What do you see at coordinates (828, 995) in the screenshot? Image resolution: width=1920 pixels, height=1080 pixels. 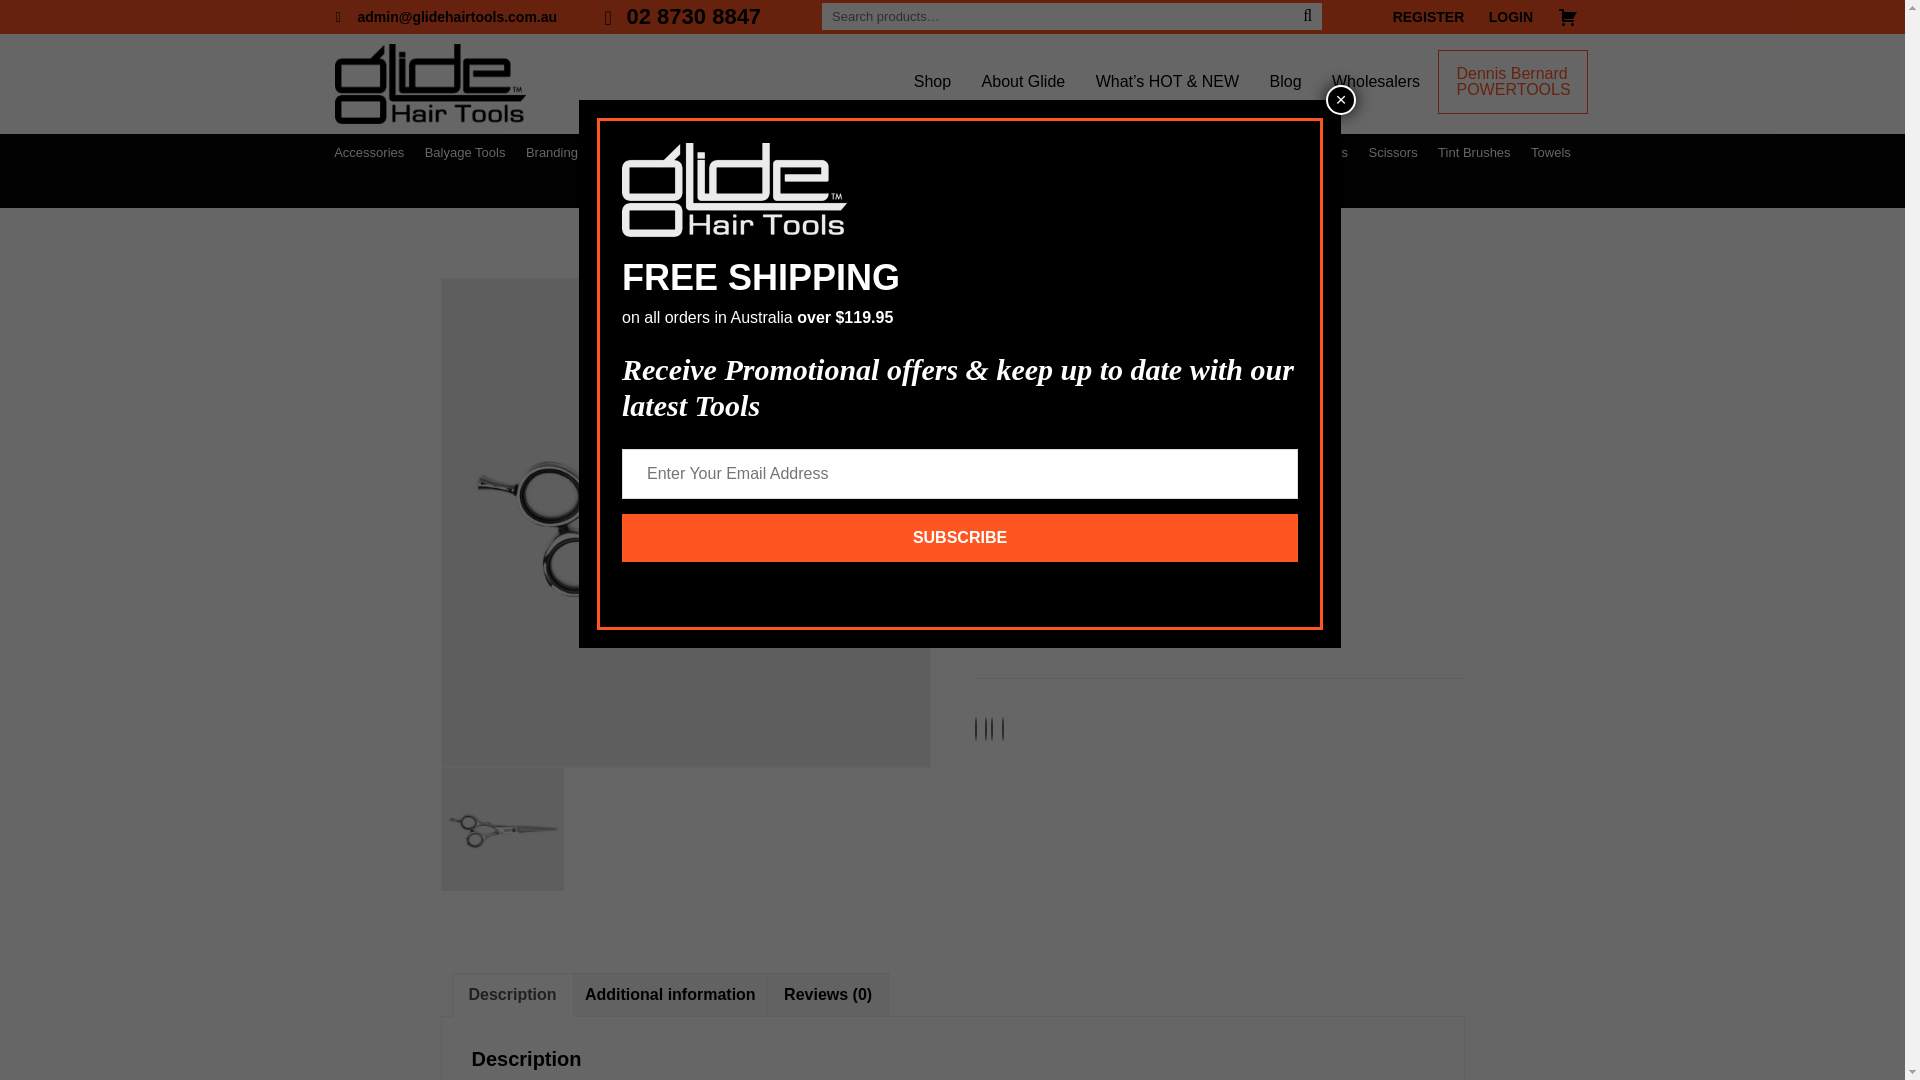 I see `'Reviews (0)'` at bounding box center [828, 995].